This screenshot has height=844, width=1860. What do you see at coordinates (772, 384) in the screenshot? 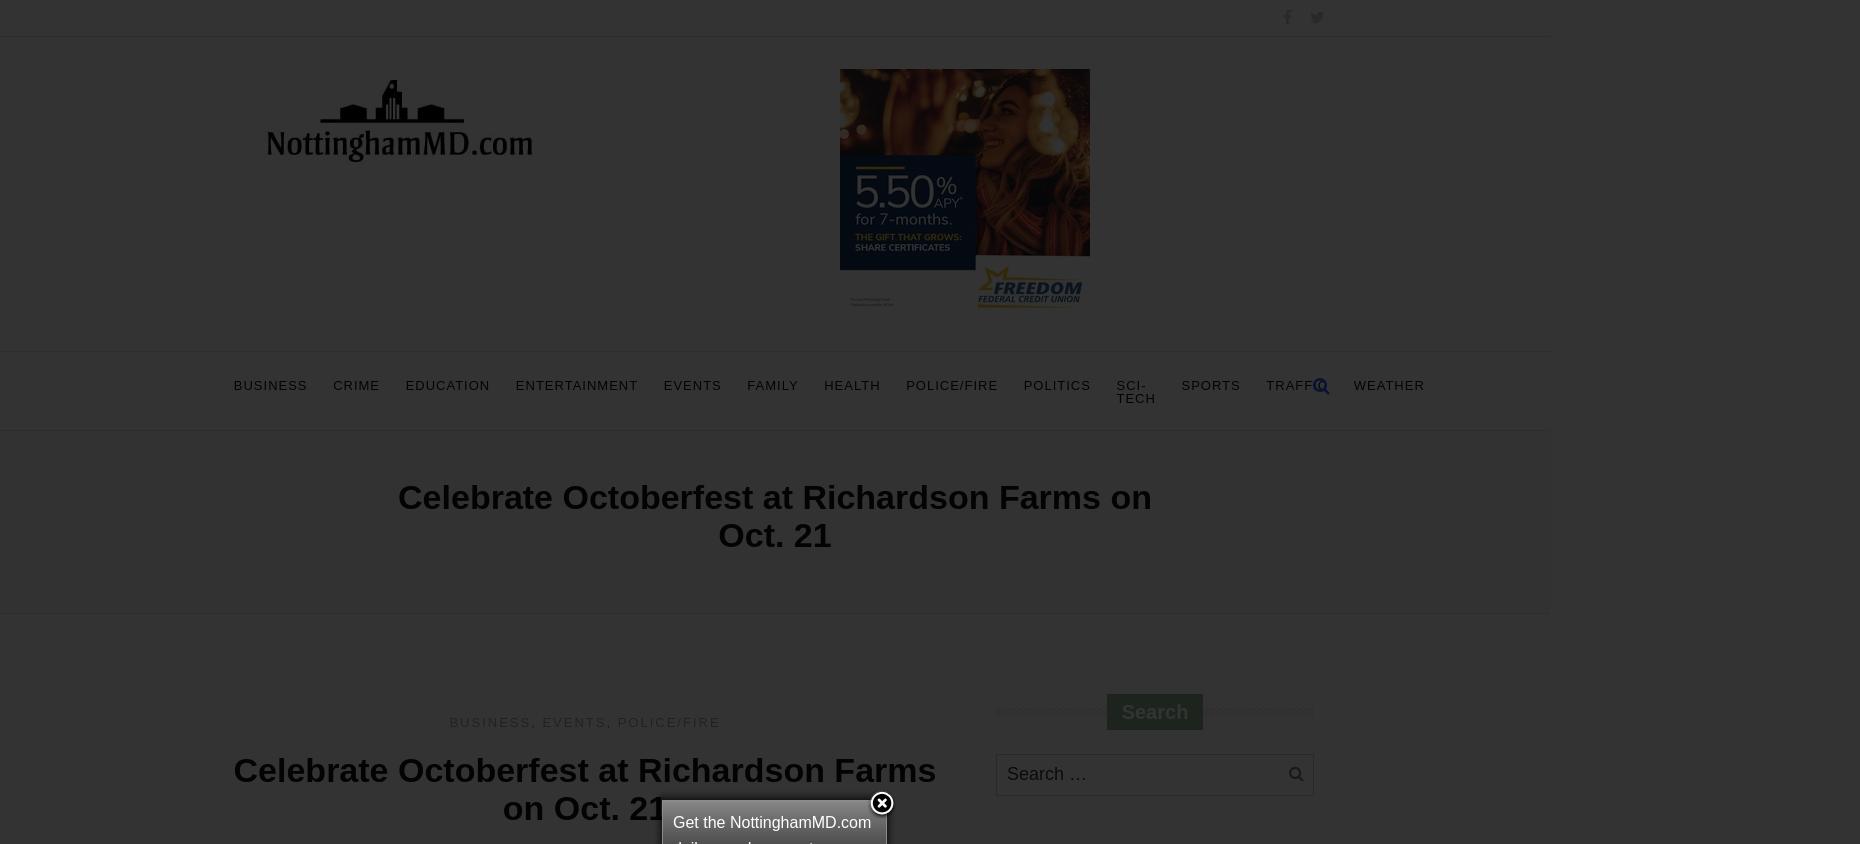
I see `'Family'` at bounding box center [772, 384].